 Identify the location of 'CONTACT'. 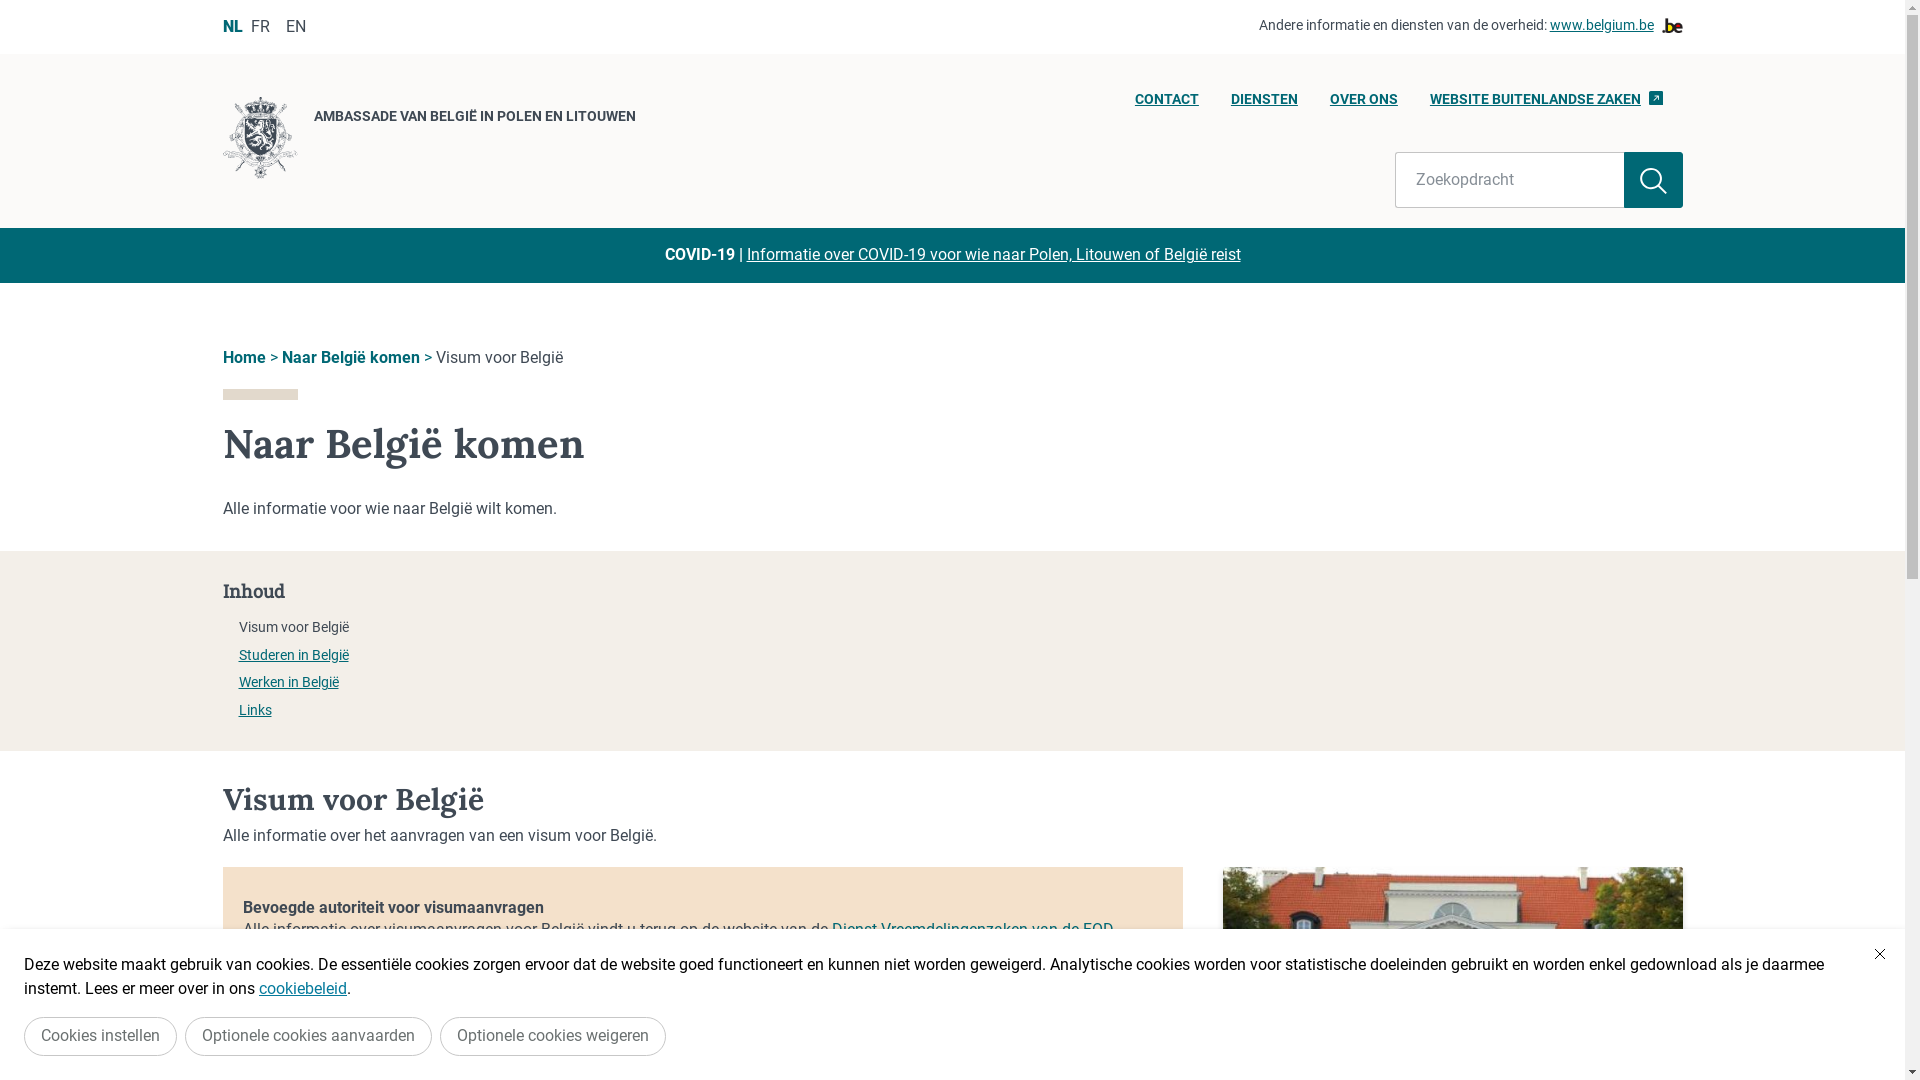
(1166, 104).